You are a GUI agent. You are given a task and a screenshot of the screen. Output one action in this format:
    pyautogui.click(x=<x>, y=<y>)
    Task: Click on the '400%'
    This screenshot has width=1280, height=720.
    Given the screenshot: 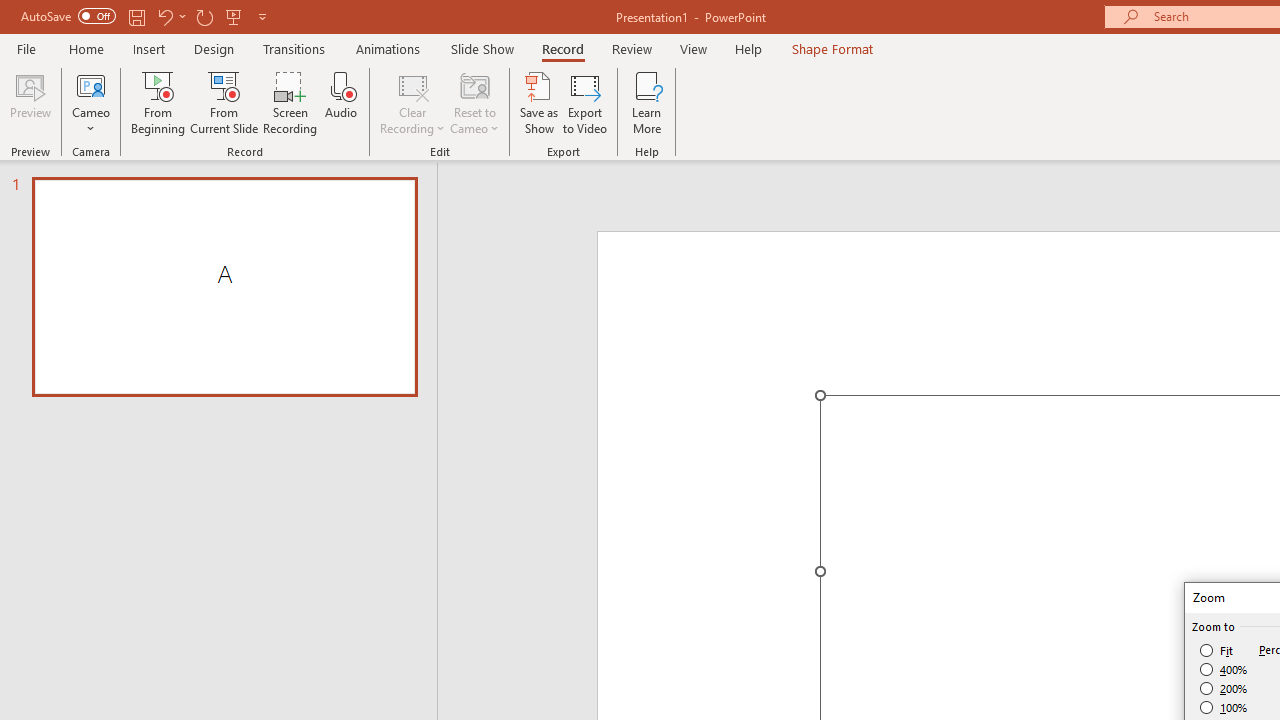 What is the action you would take?
    pyautogui.click(x=1223, y=669)
    